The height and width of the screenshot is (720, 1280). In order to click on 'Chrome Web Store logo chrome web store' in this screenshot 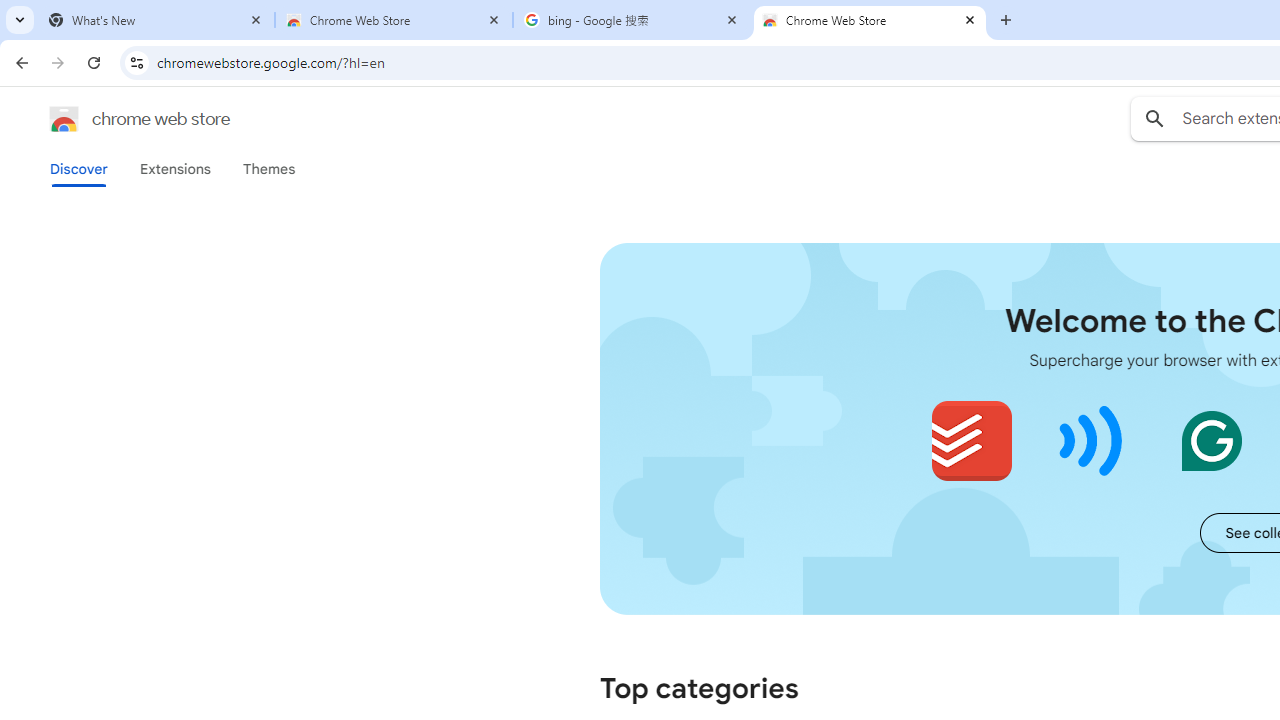, I will do `click(118, 119)`.